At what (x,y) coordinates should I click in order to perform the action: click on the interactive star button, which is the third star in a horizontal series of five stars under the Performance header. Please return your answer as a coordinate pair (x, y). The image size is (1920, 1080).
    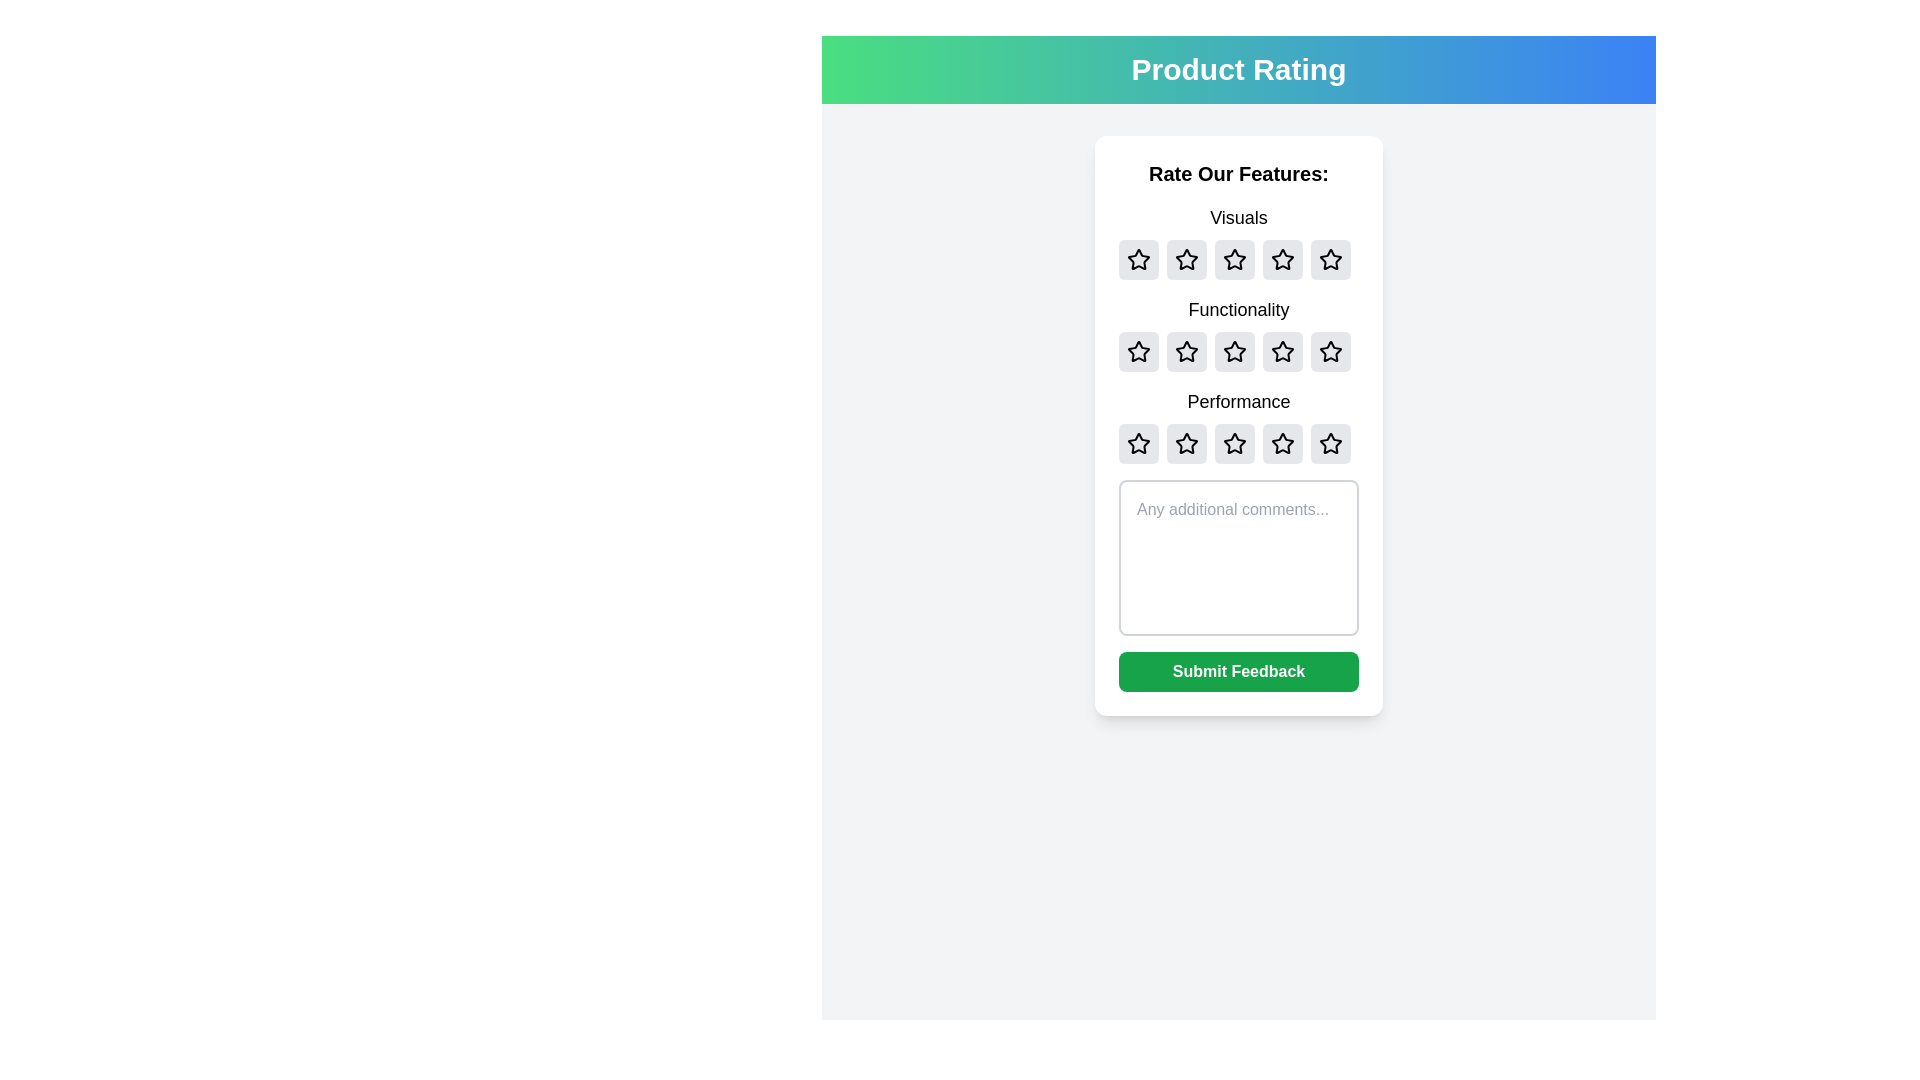
    Looking at the image, I should click on (1233, 442).